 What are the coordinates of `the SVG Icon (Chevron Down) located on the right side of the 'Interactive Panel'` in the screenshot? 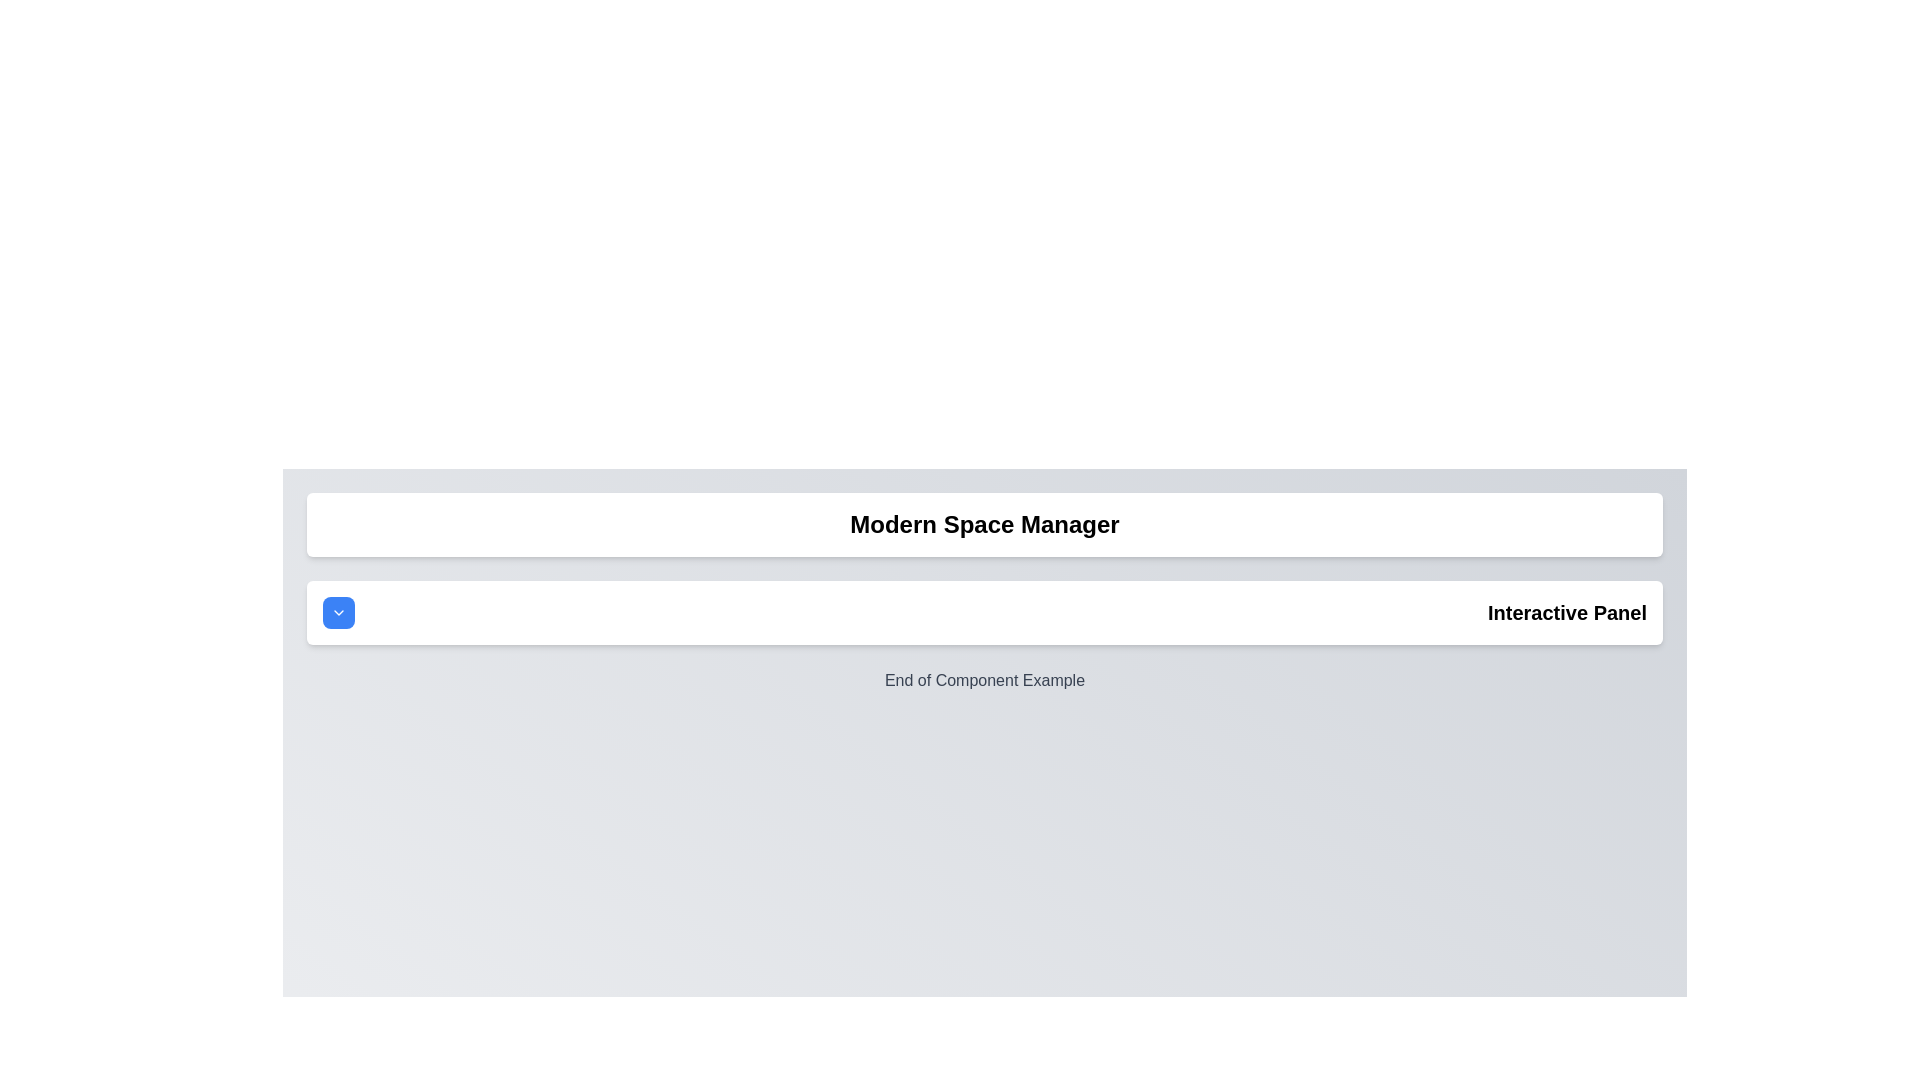 It's located at (339, 612).